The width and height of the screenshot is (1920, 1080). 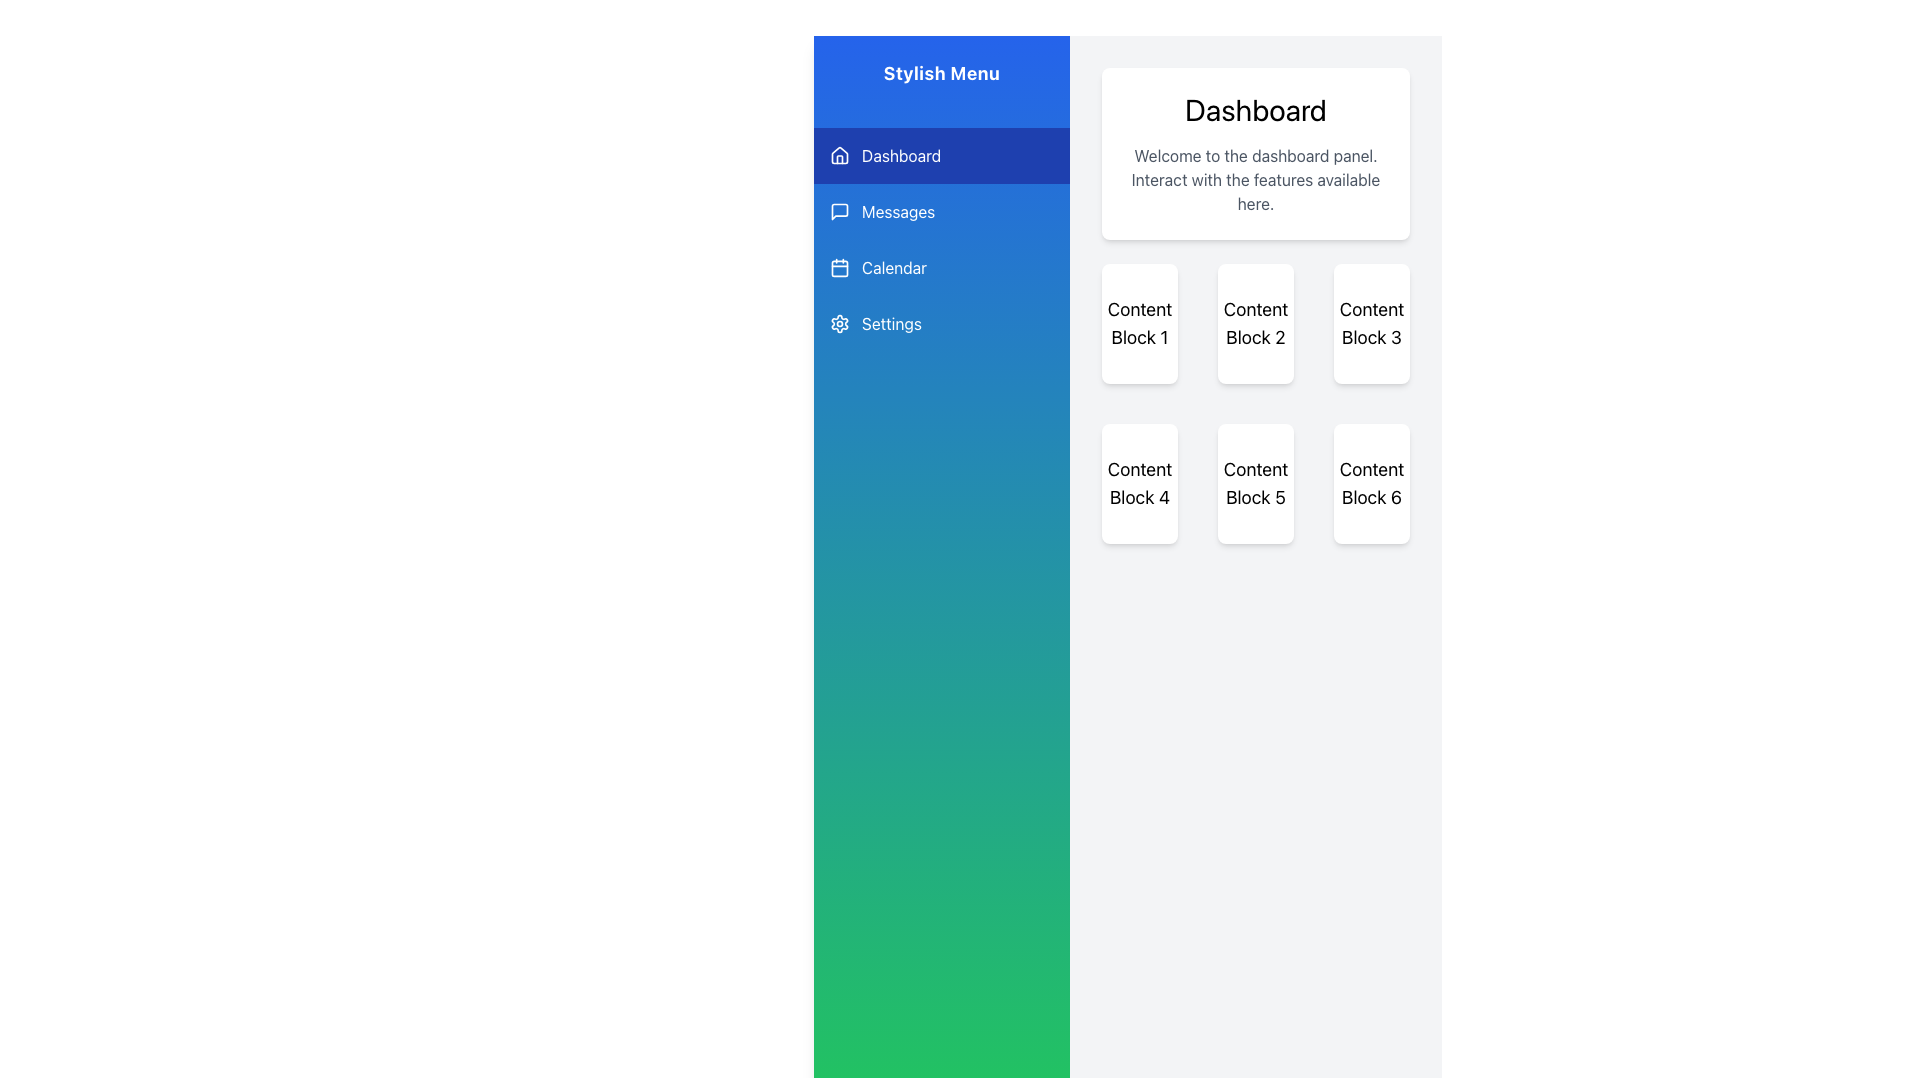 I want to click on the cogwheel icon located in the left sidebar menu, adjacent to the 'Settings' text, so click(x=840, y=323).